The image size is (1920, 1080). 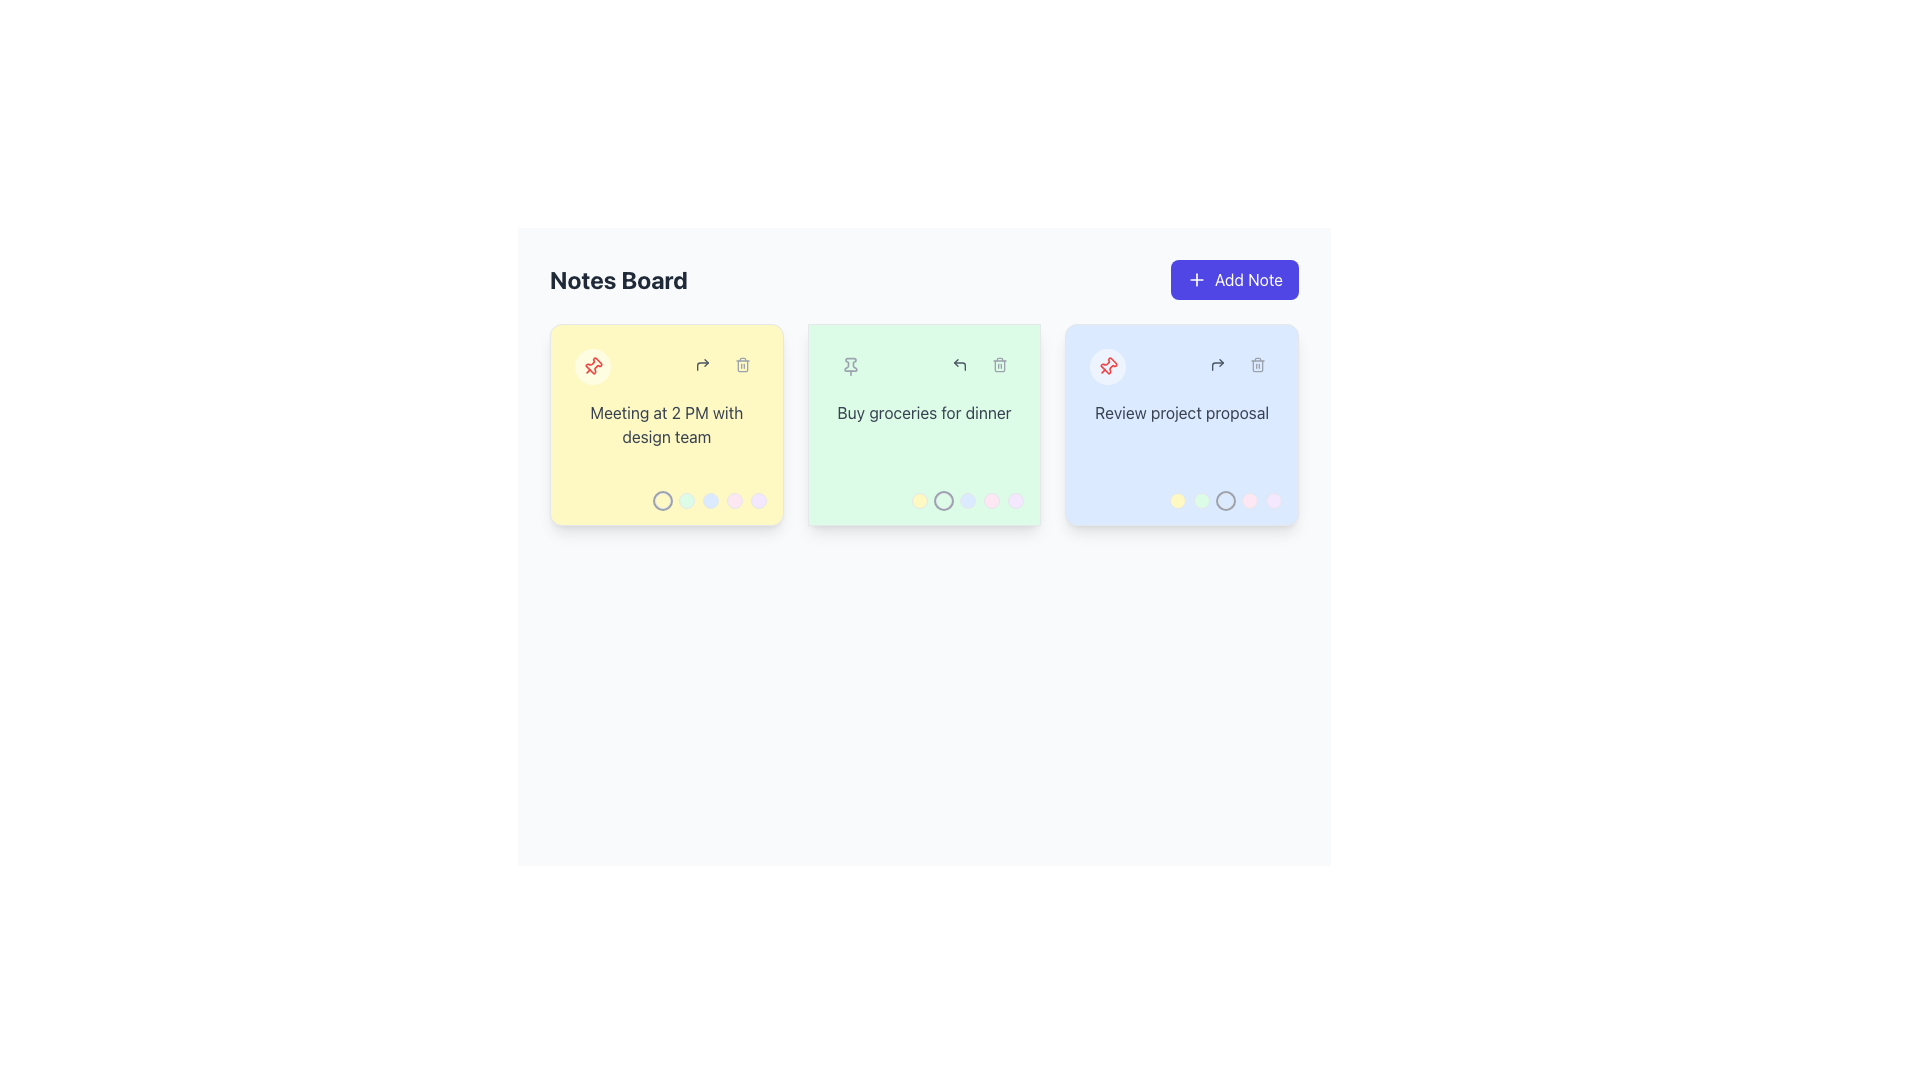 What do you see at coordinates (1108, 365) in the screenshot?
I see `the visual state of the red stylized pin icon with a rounded pinhead and sharp base, positioned in the top-left subsection of the interface, part of the first card in a row of three note cards` at bounding box center [1108, 365].